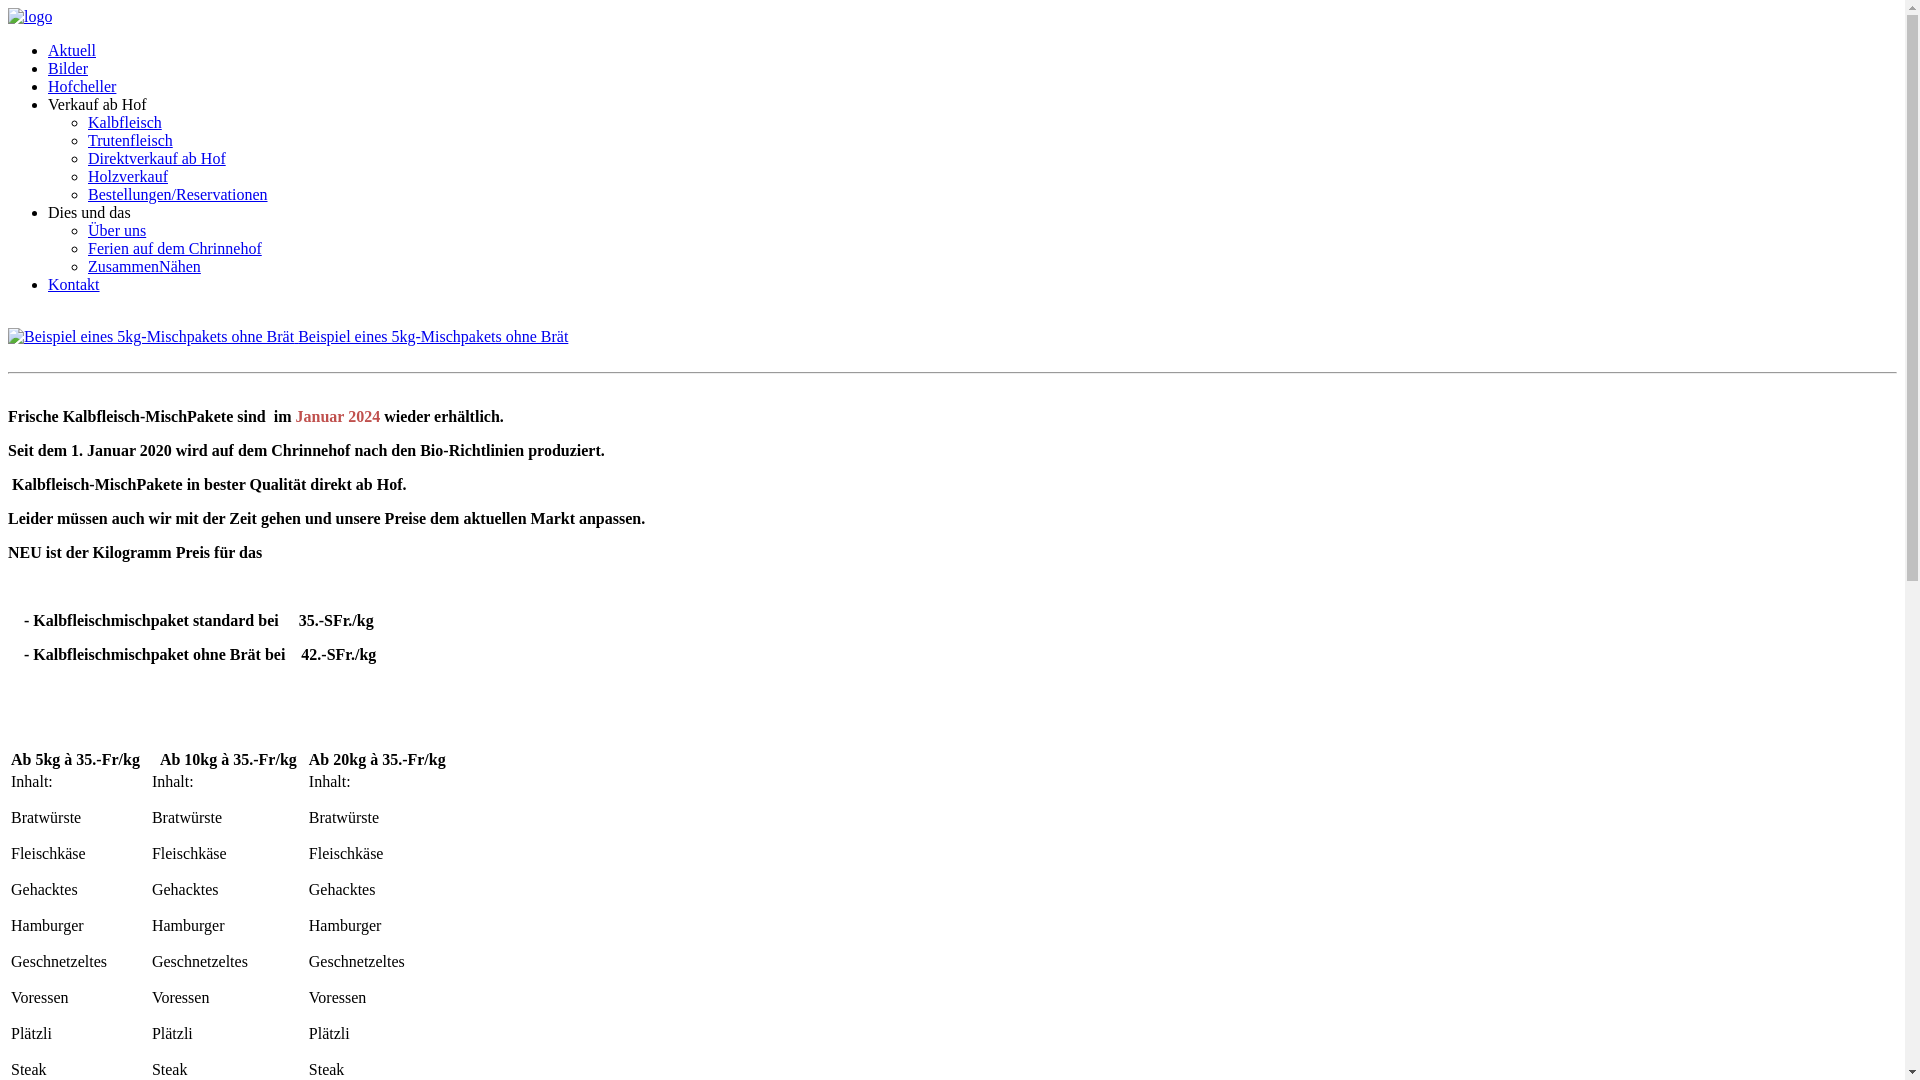 This screenshot has width=1920, height=1080. I want to click on 'Trutenfleisch', so click(86, 139).